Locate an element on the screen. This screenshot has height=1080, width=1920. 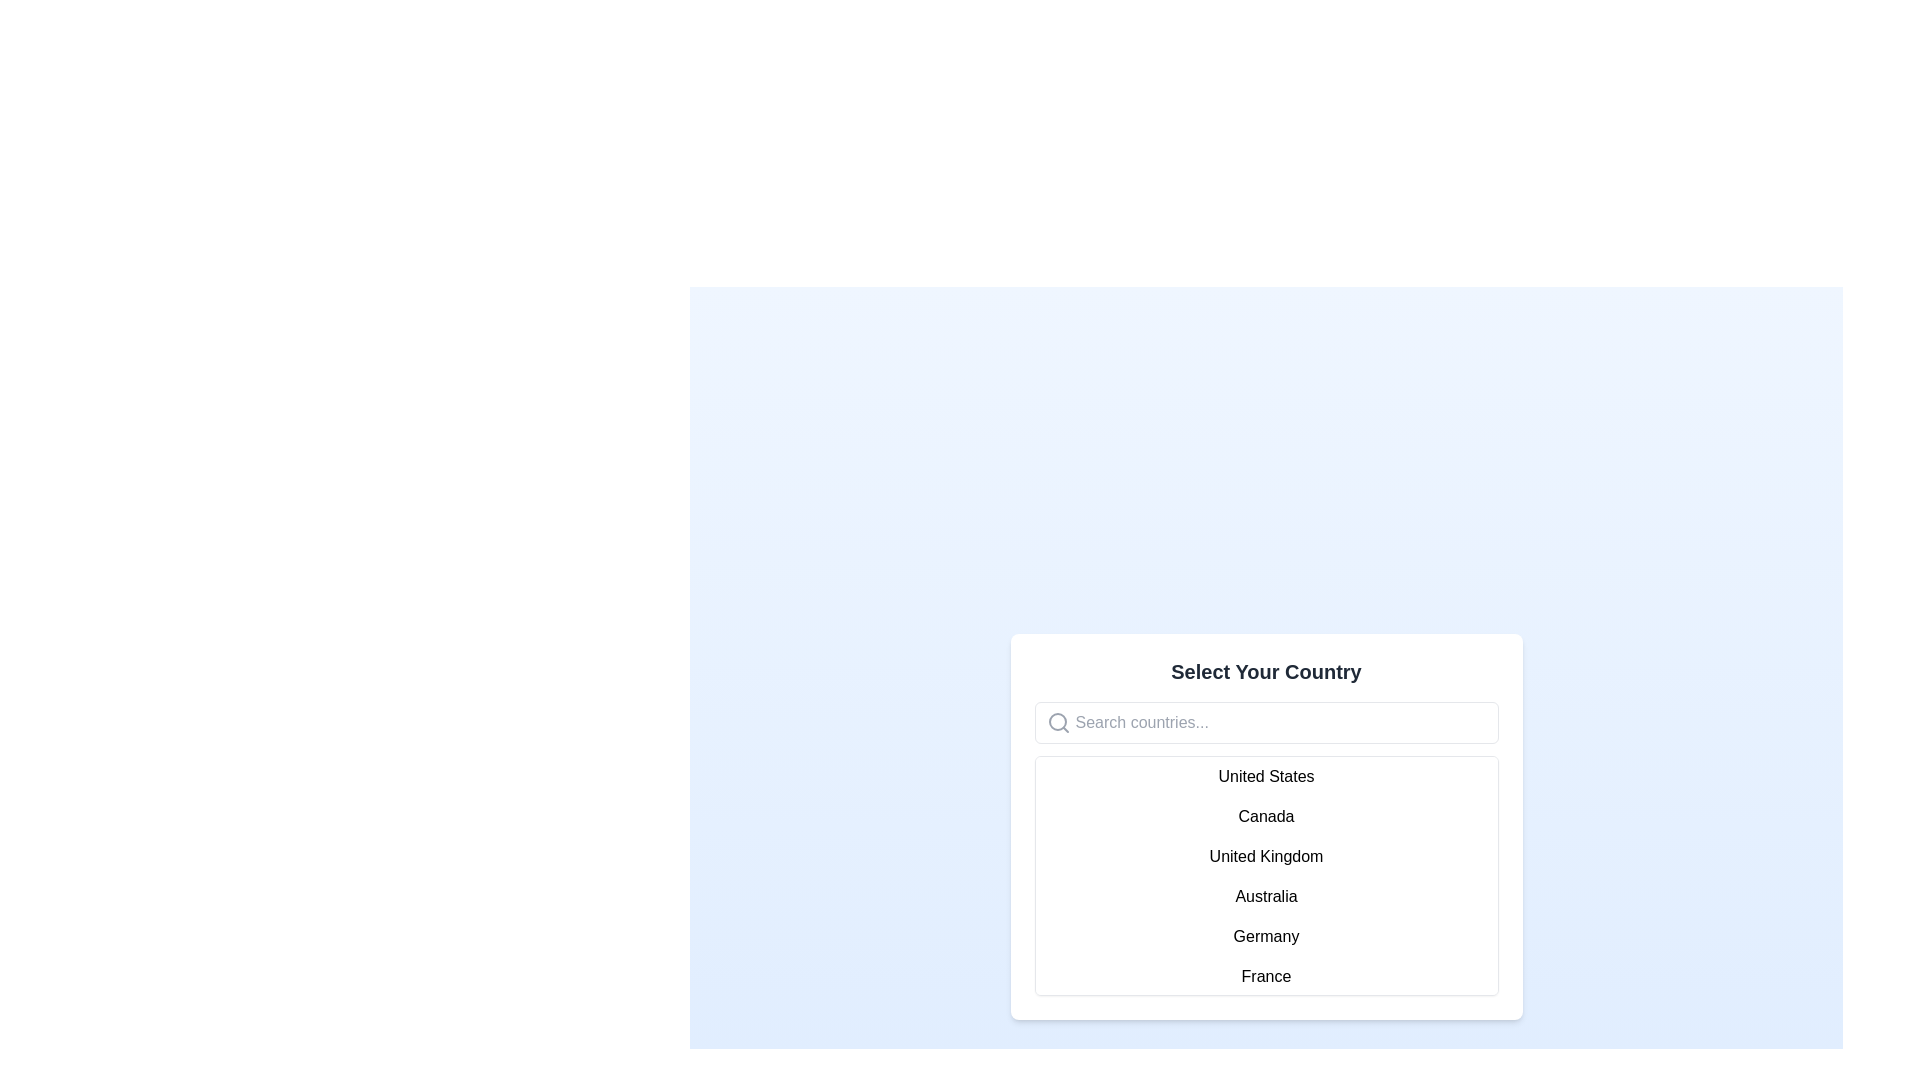
the list item displaying 'Canada' in the dropdown menu is located at coordinates (1265, 826).